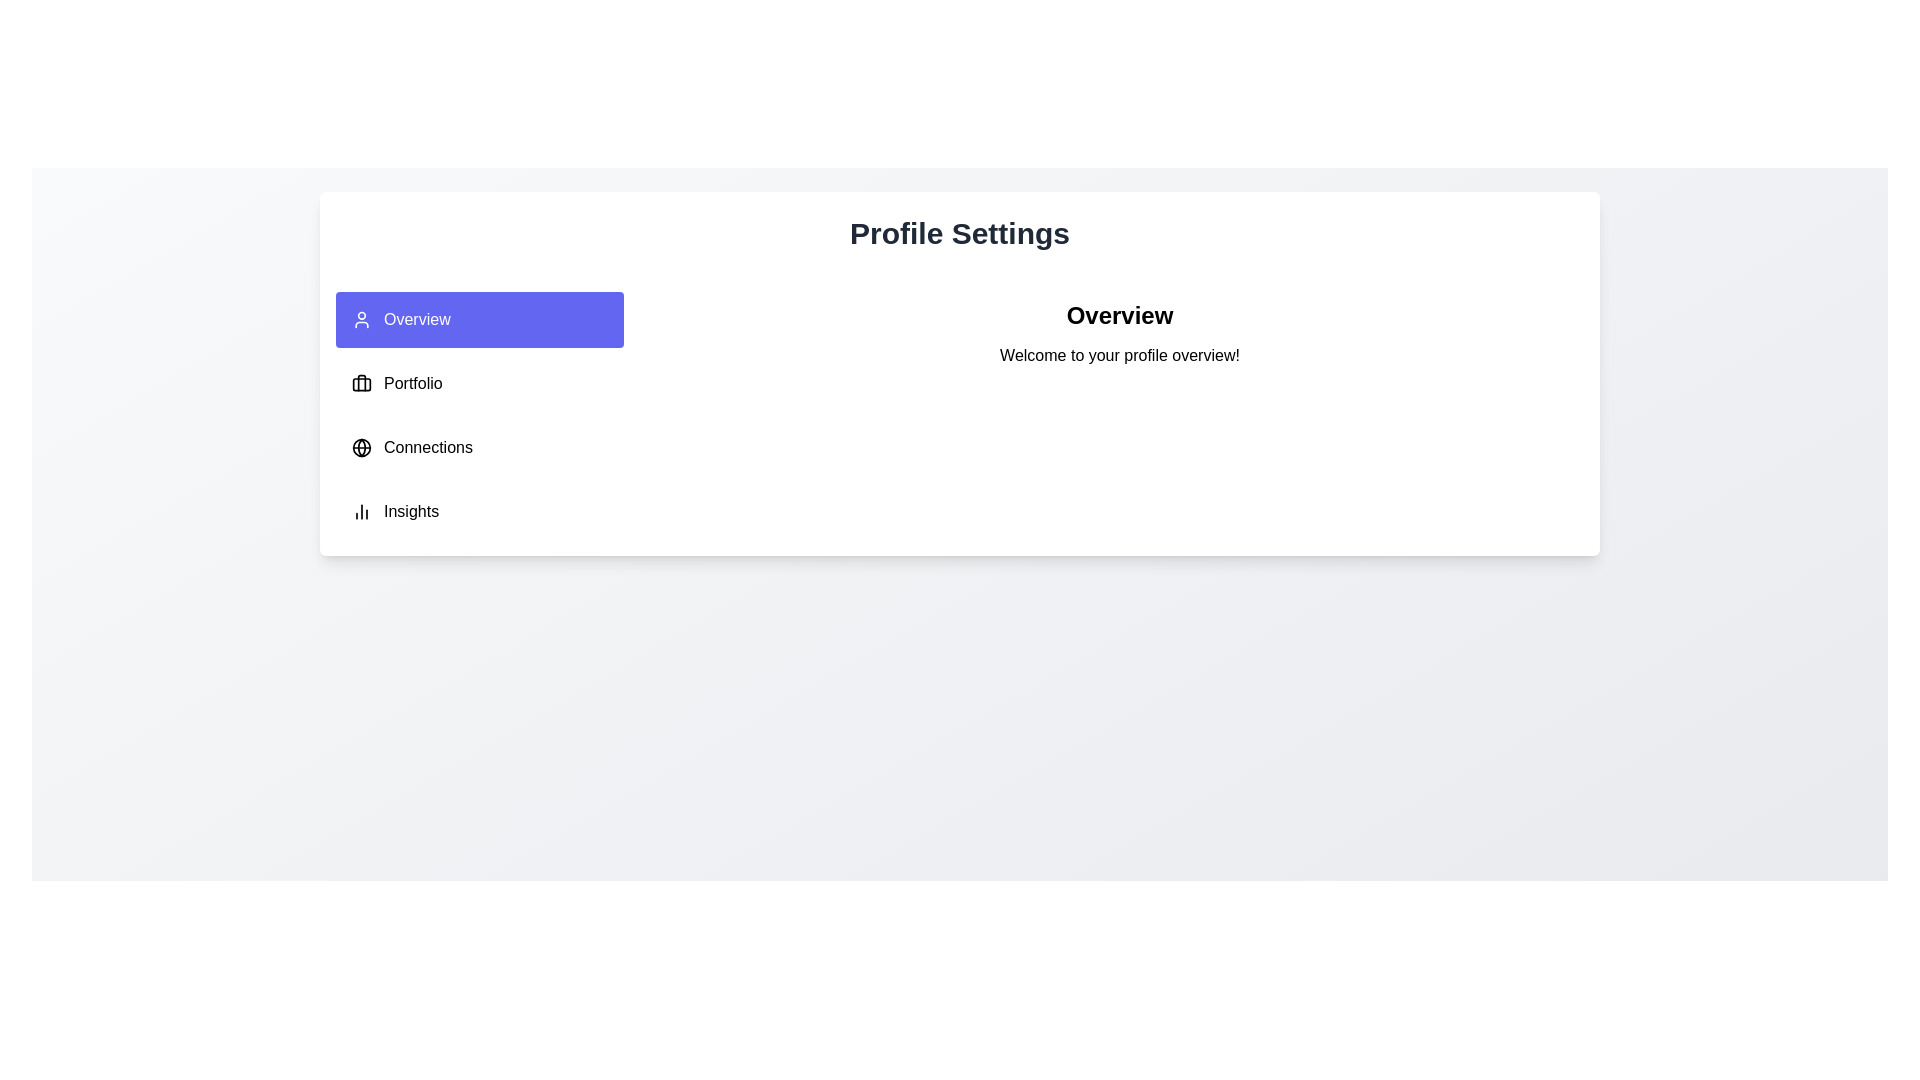 This screenshot has width=1920, height=1080. What do you see at coordinates (480, 384) in the screenshot?
I see `the tab labeled Portfolio in the navigation menu` at bounding box center [480, 384].